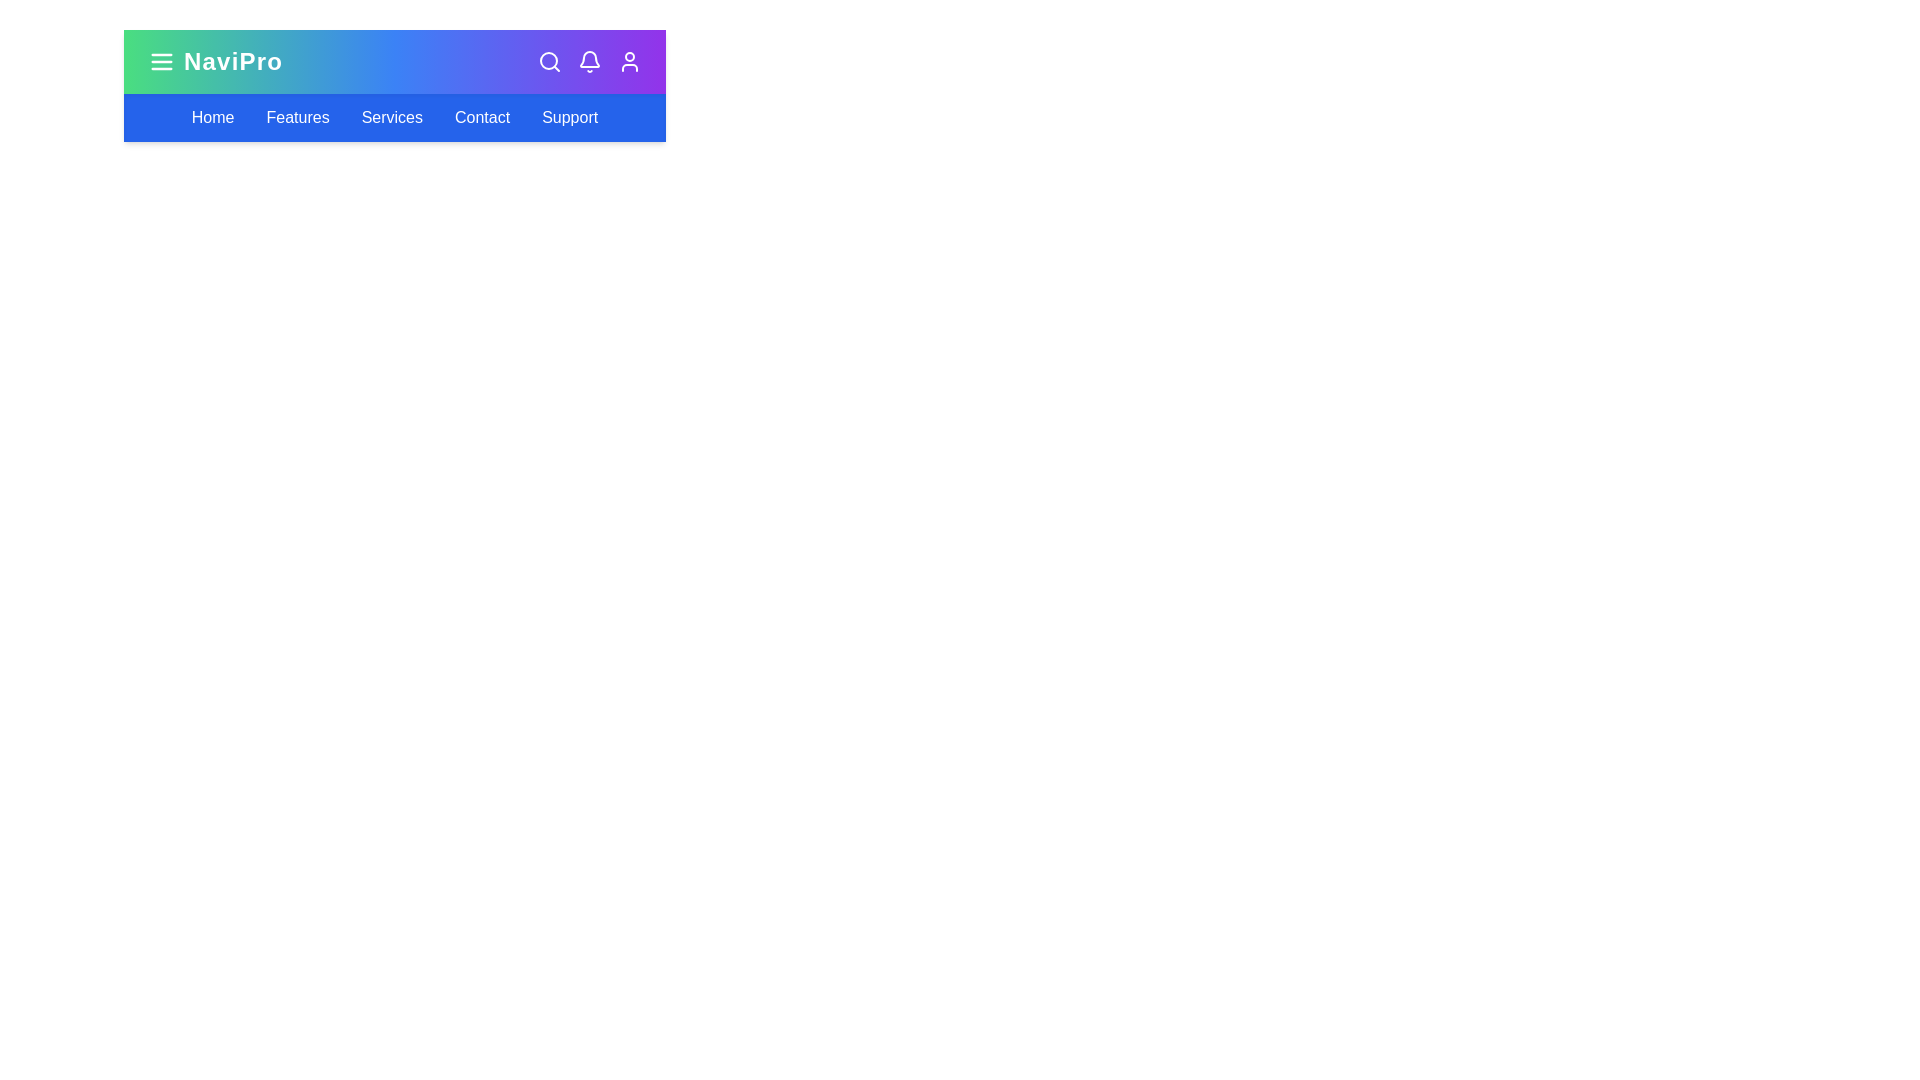 The image size is (1920, 1080). I want to click on the navigation link Home to observe its hover effect, so click(212, 118).